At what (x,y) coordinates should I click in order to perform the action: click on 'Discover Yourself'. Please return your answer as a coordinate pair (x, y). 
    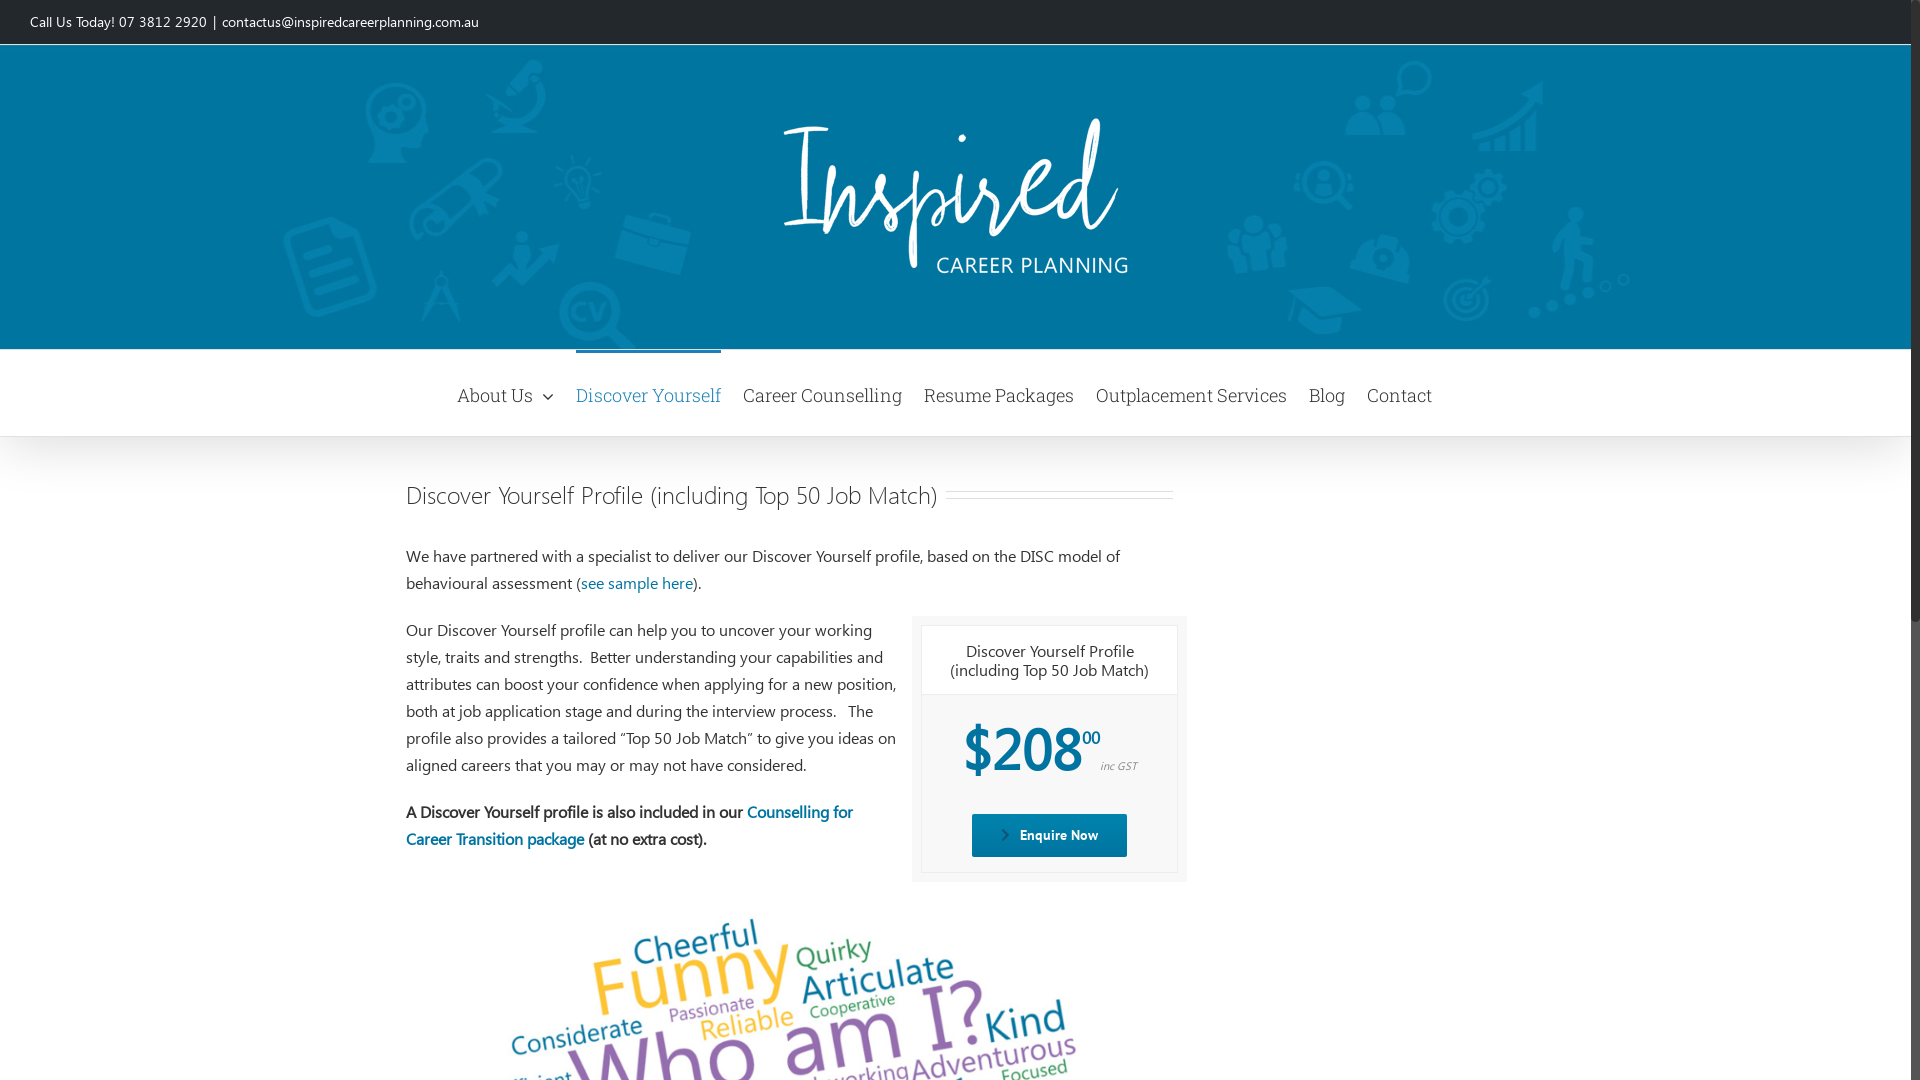
    Looking at the image, I should click on (575, 393).